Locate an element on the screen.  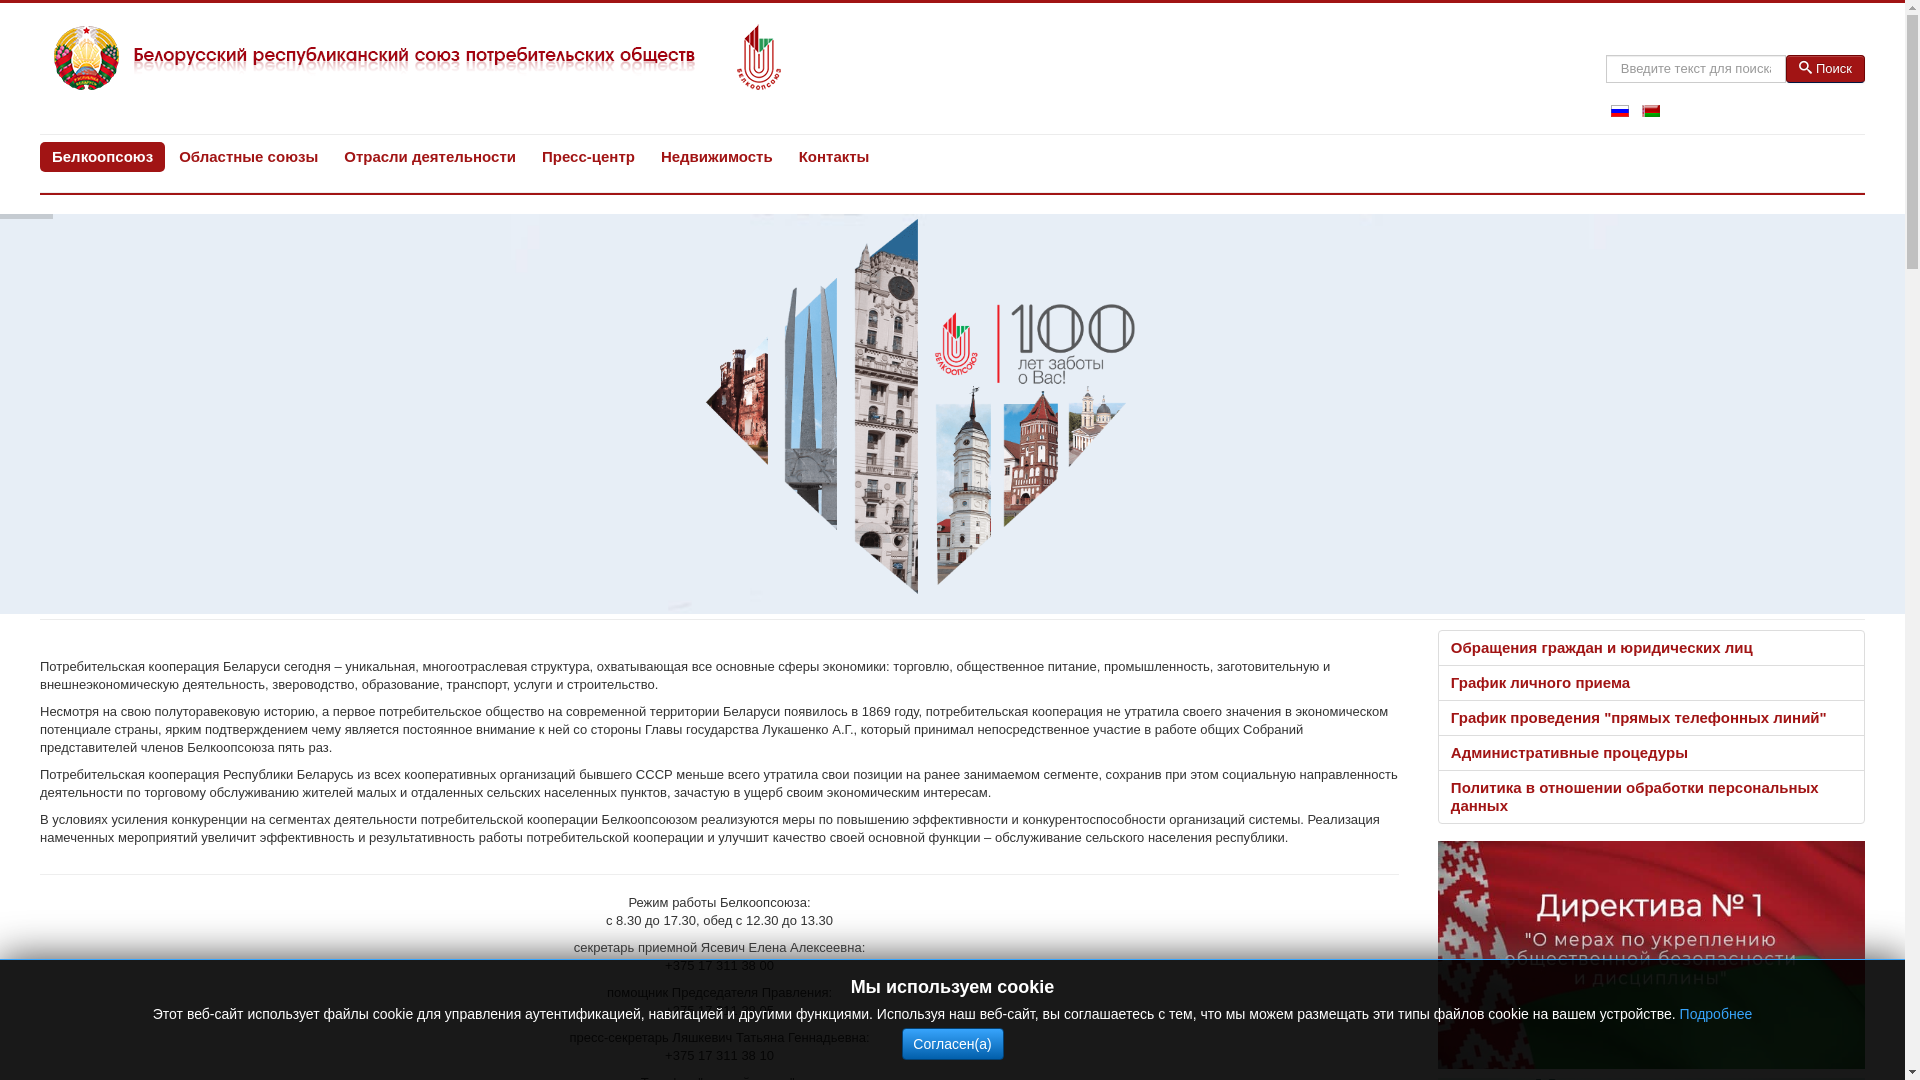
'Russian (RU)' is located at coordinates (1620, 111).